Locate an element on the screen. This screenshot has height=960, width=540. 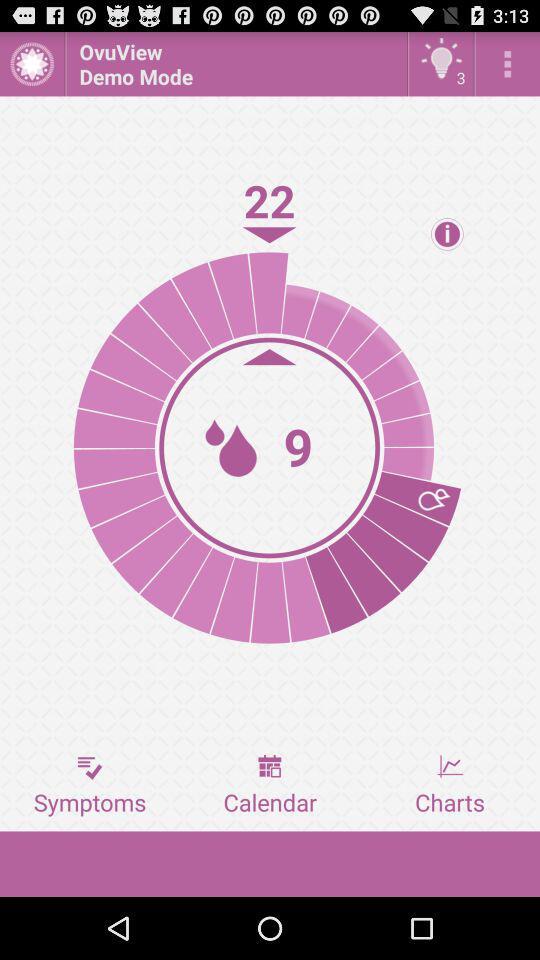
icon to the left of the charts is located at coordinates (270, 785).